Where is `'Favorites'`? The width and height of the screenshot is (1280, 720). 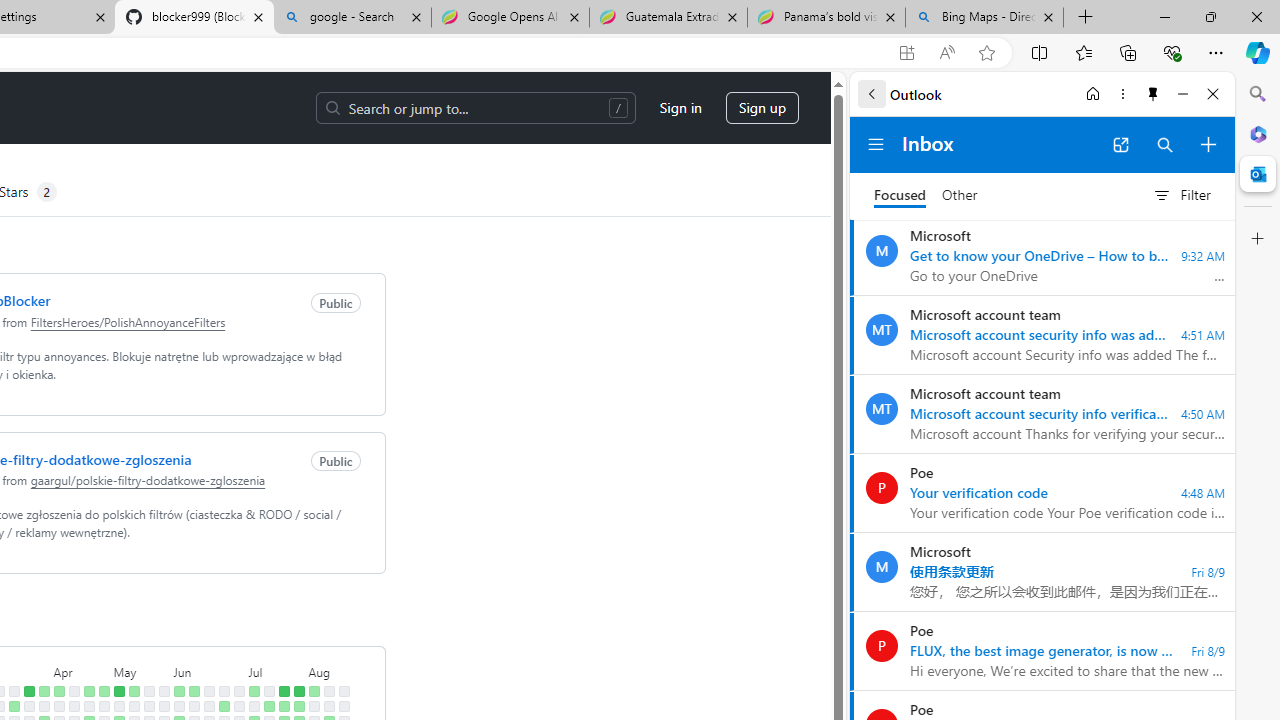 'Favorites' is located at coordinates (1082, 51).